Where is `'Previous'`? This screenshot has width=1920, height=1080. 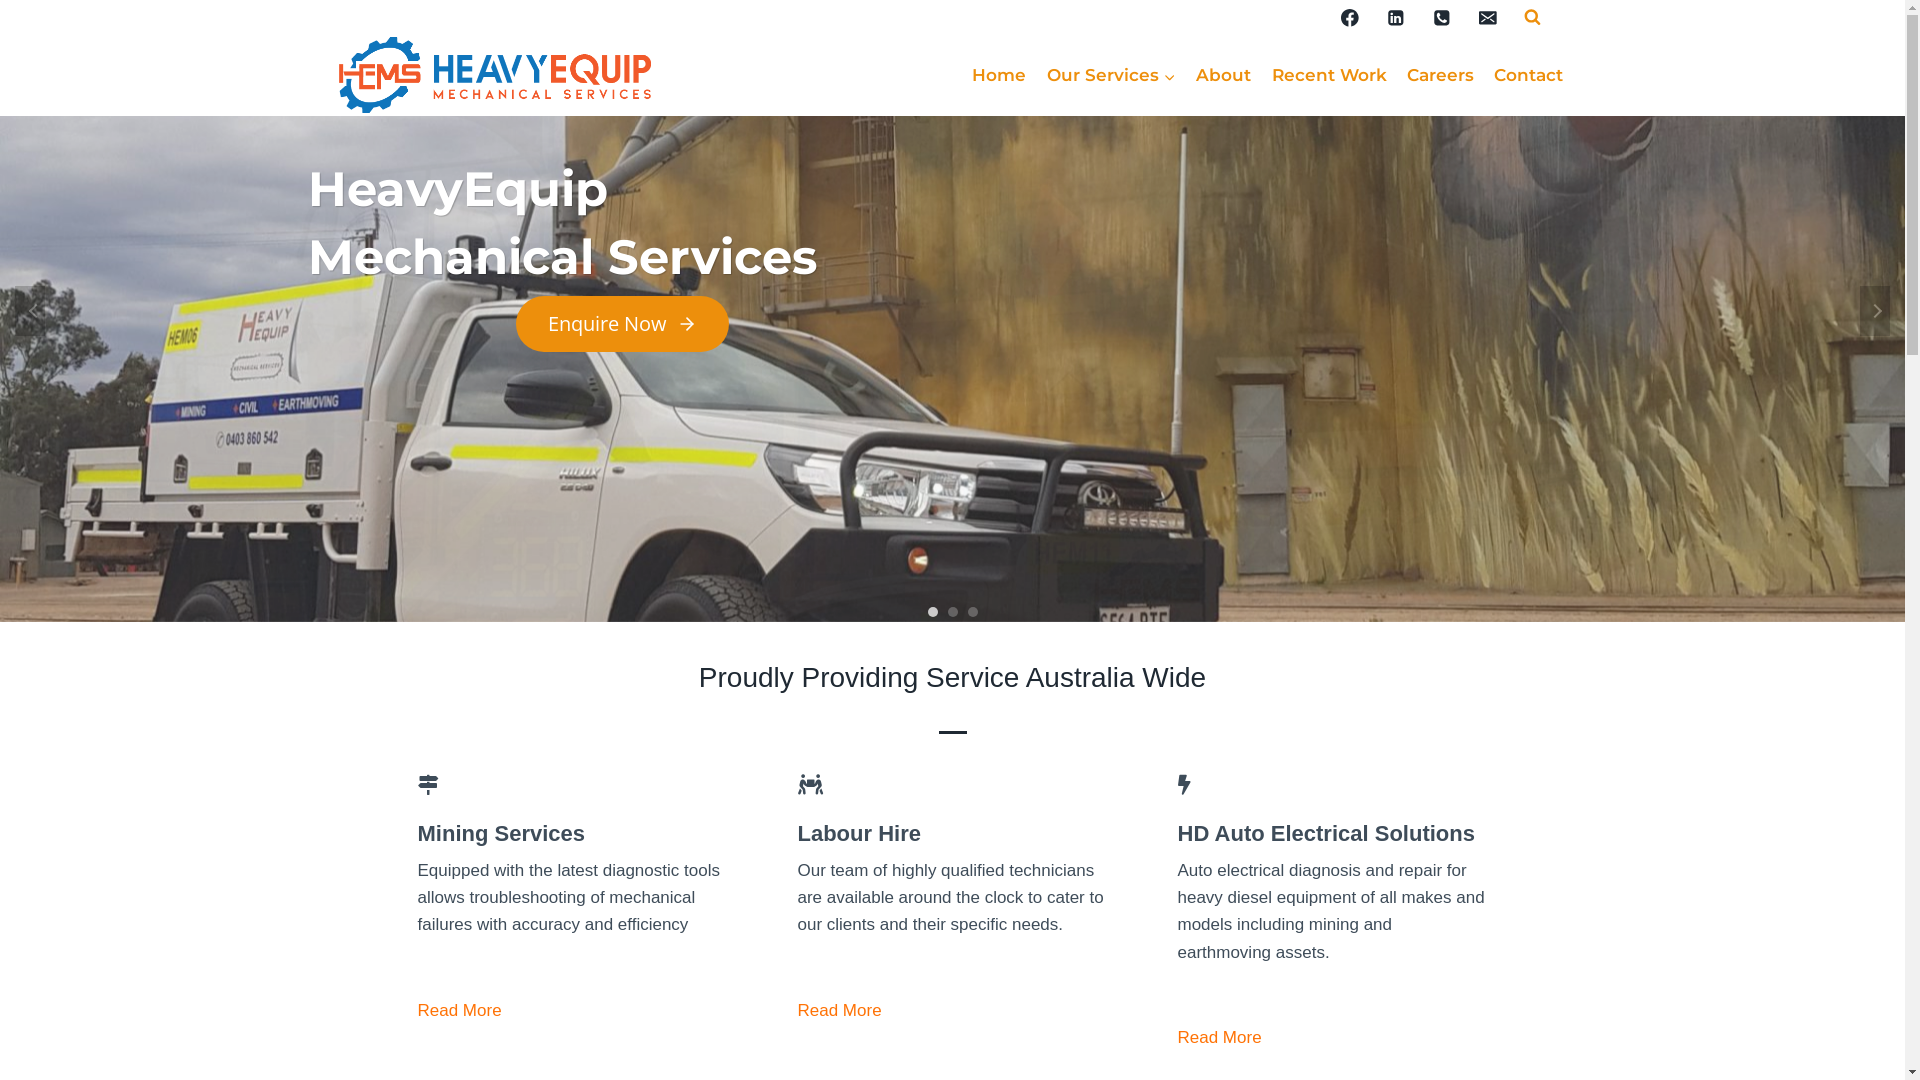
'Previous' is located at coordinates (14, 311).